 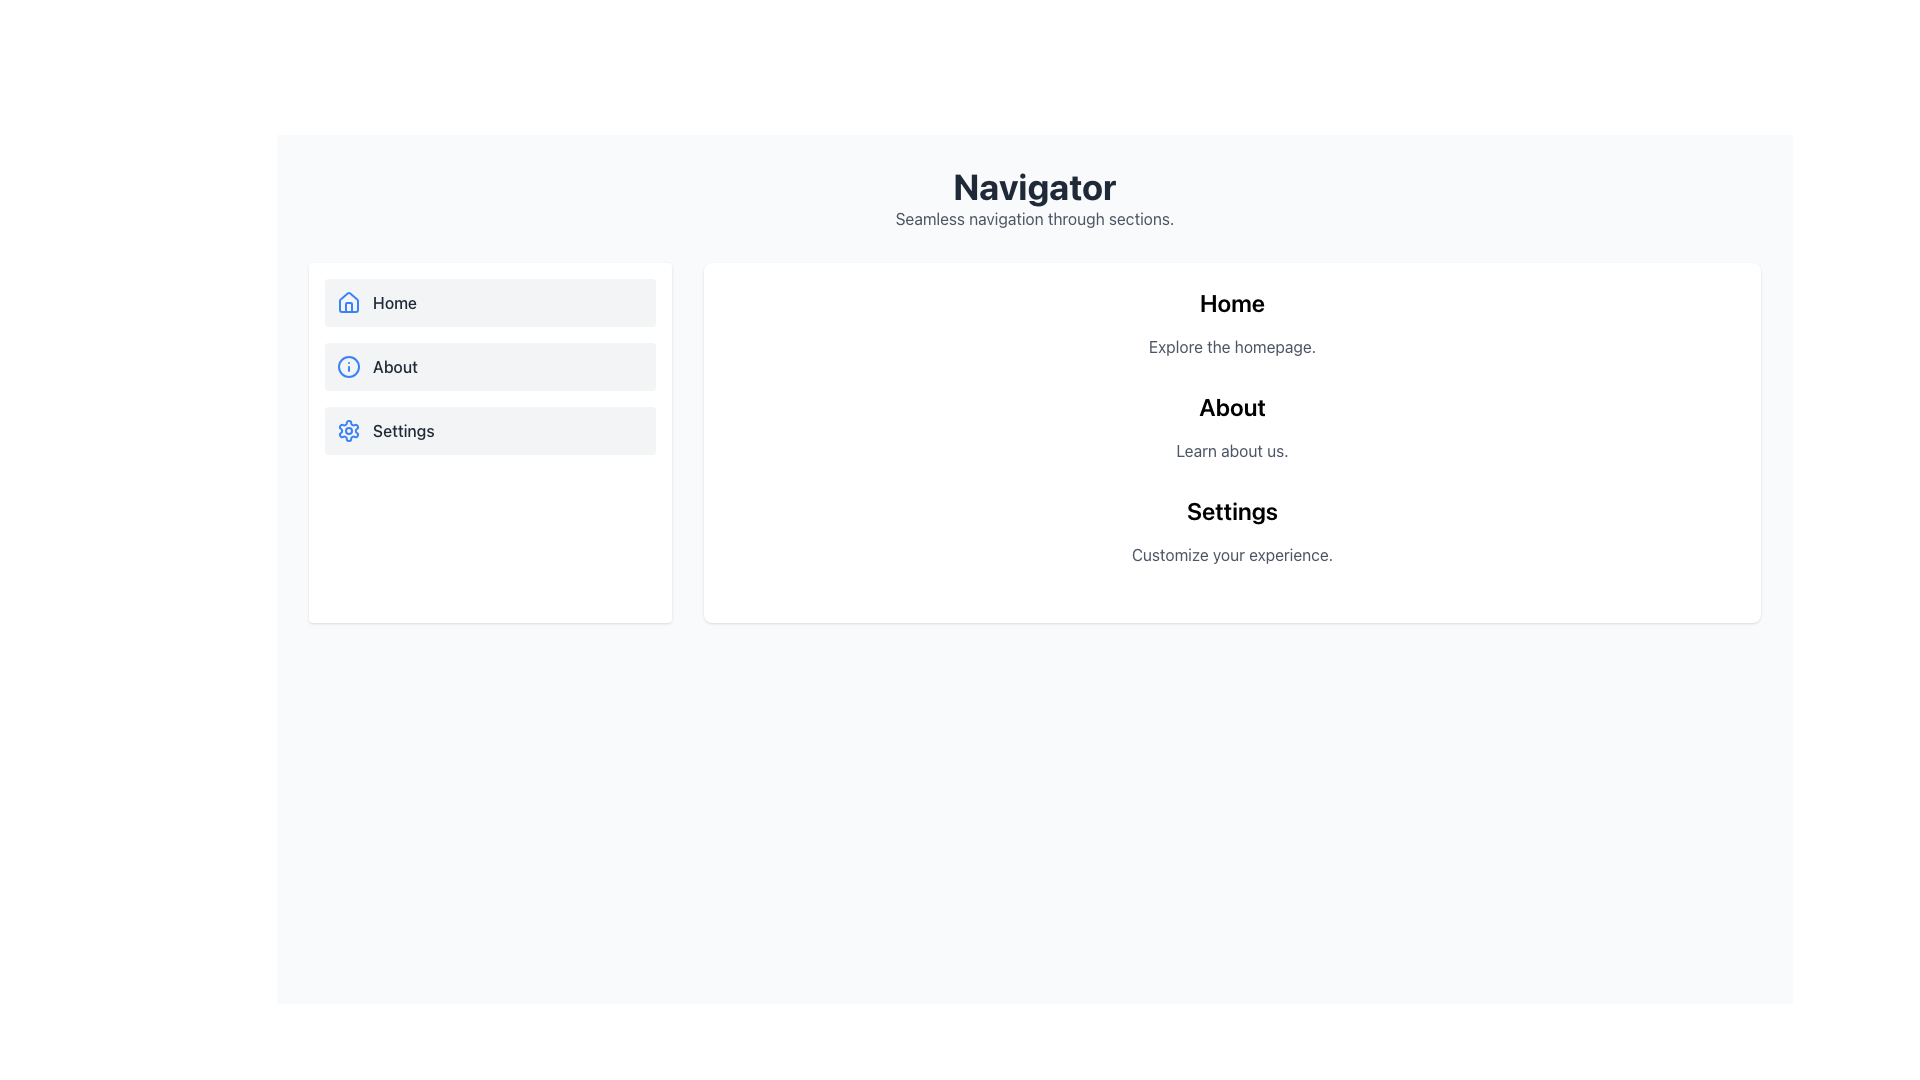 I want to click on the Heading element located centrally at the top of the view, which serves as the title or header for the section, so click(x=1035, y=186).